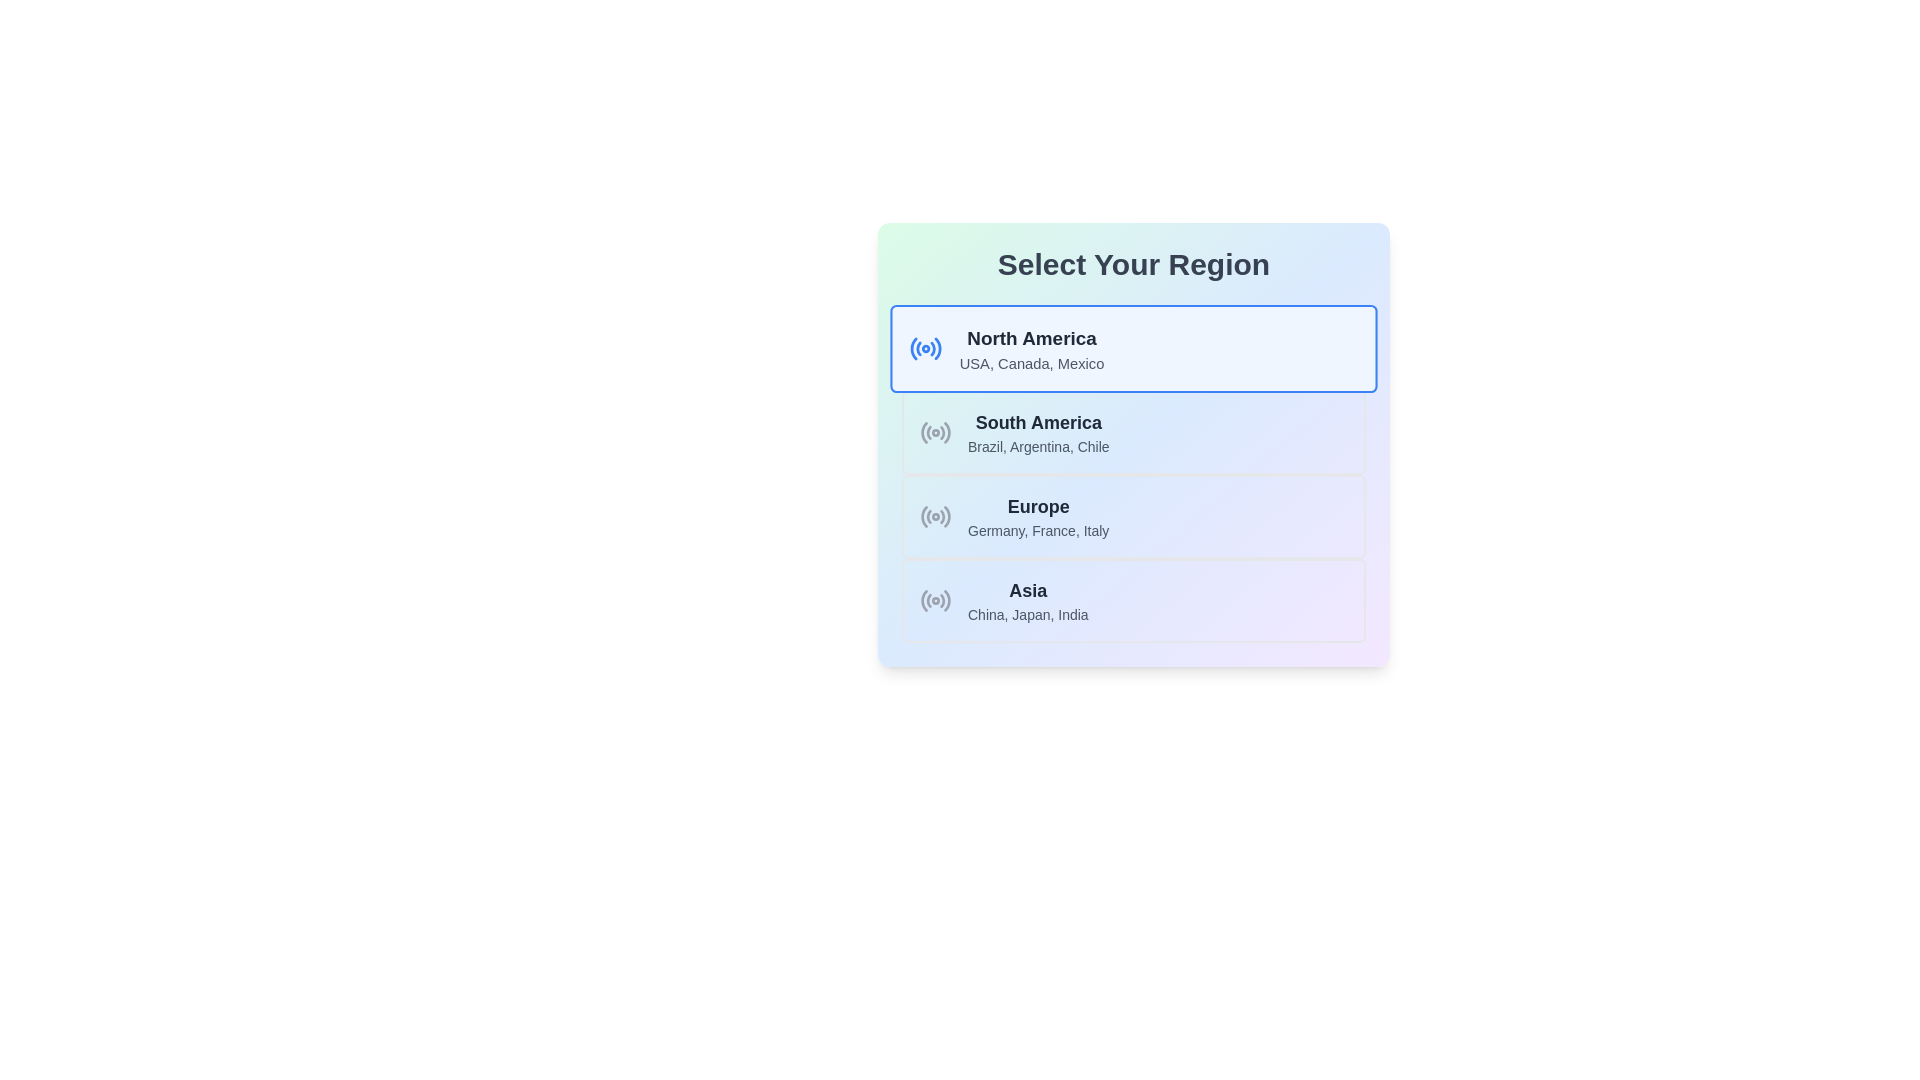  Describe the element at coordinates (1032, 363) in the screenshot. I see `the text label displaying 'USA, Canada, Mexico' located below the 'North America' label in the 'Select Your Region' panel` at that location.